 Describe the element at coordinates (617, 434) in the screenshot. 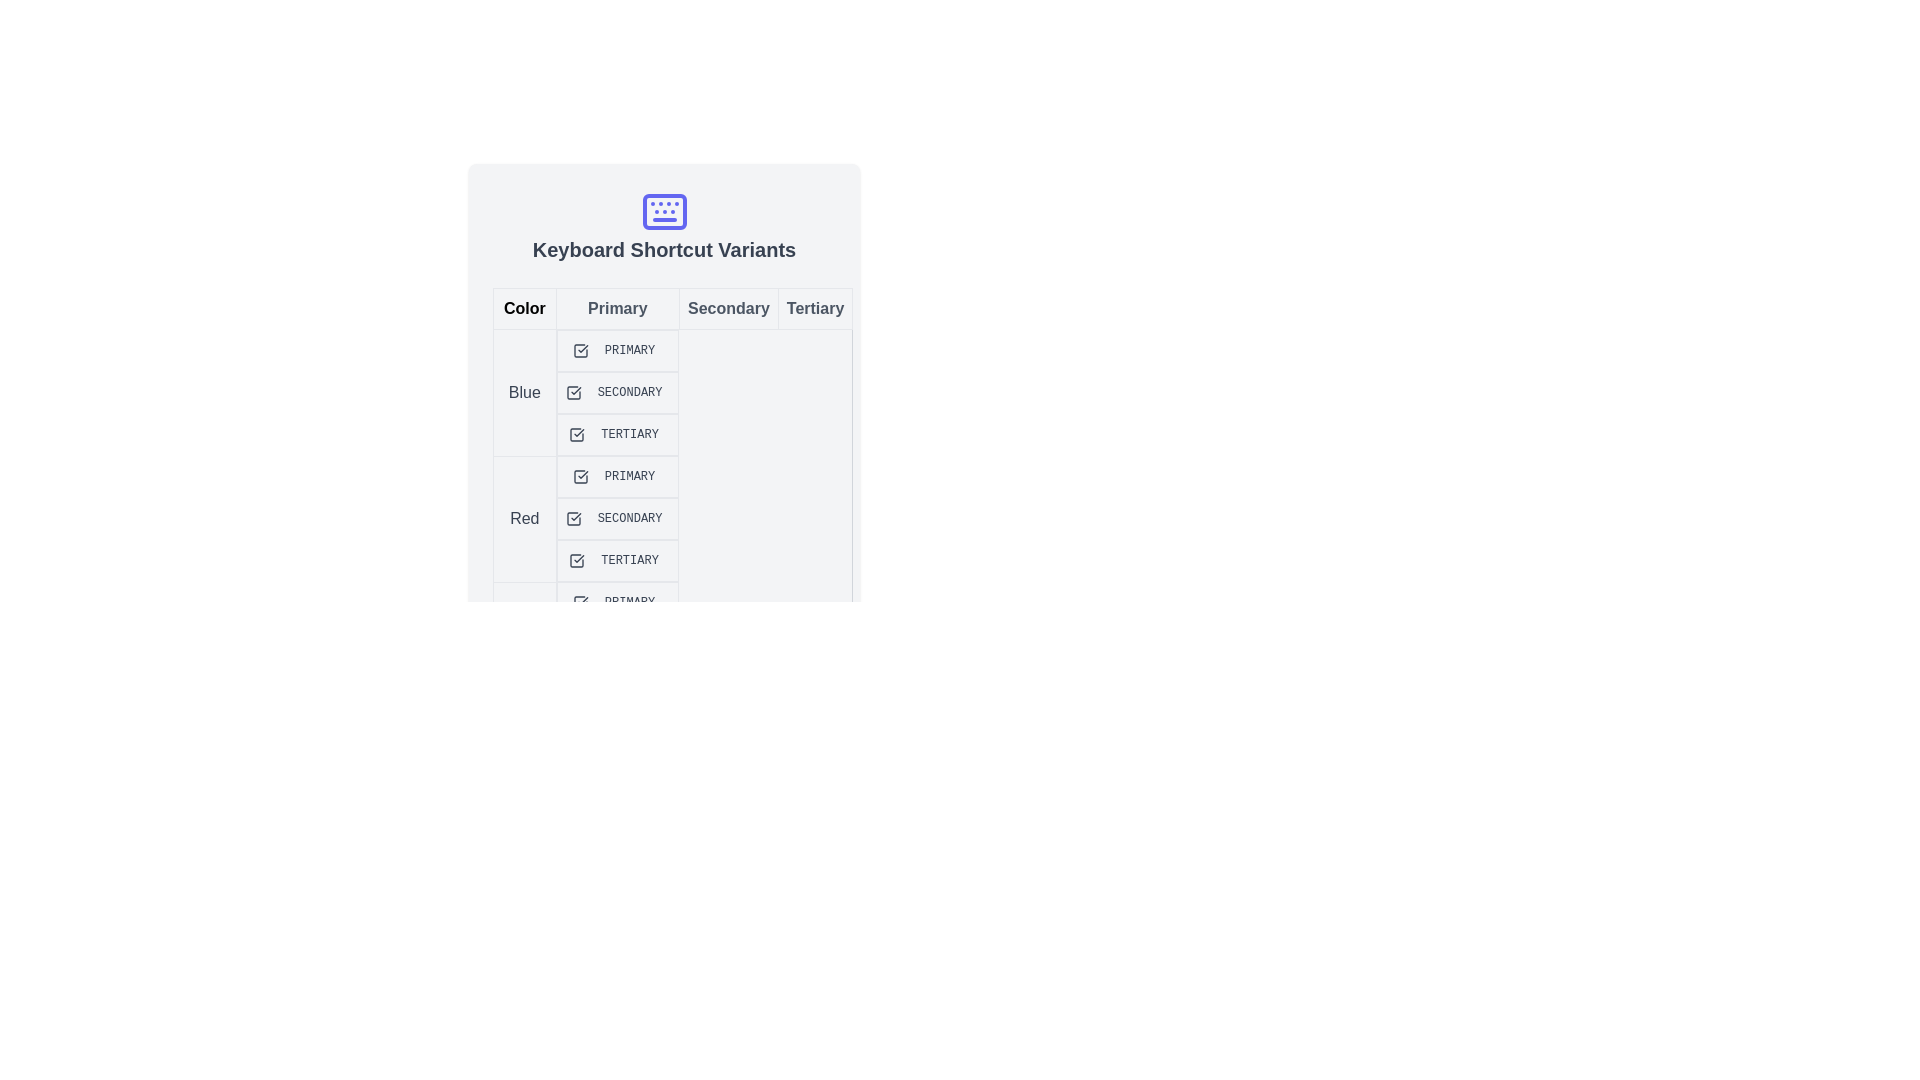

I see `the label with an icon in the third column of the first row labeled 'Blue' to interact with the selection button` at that location.